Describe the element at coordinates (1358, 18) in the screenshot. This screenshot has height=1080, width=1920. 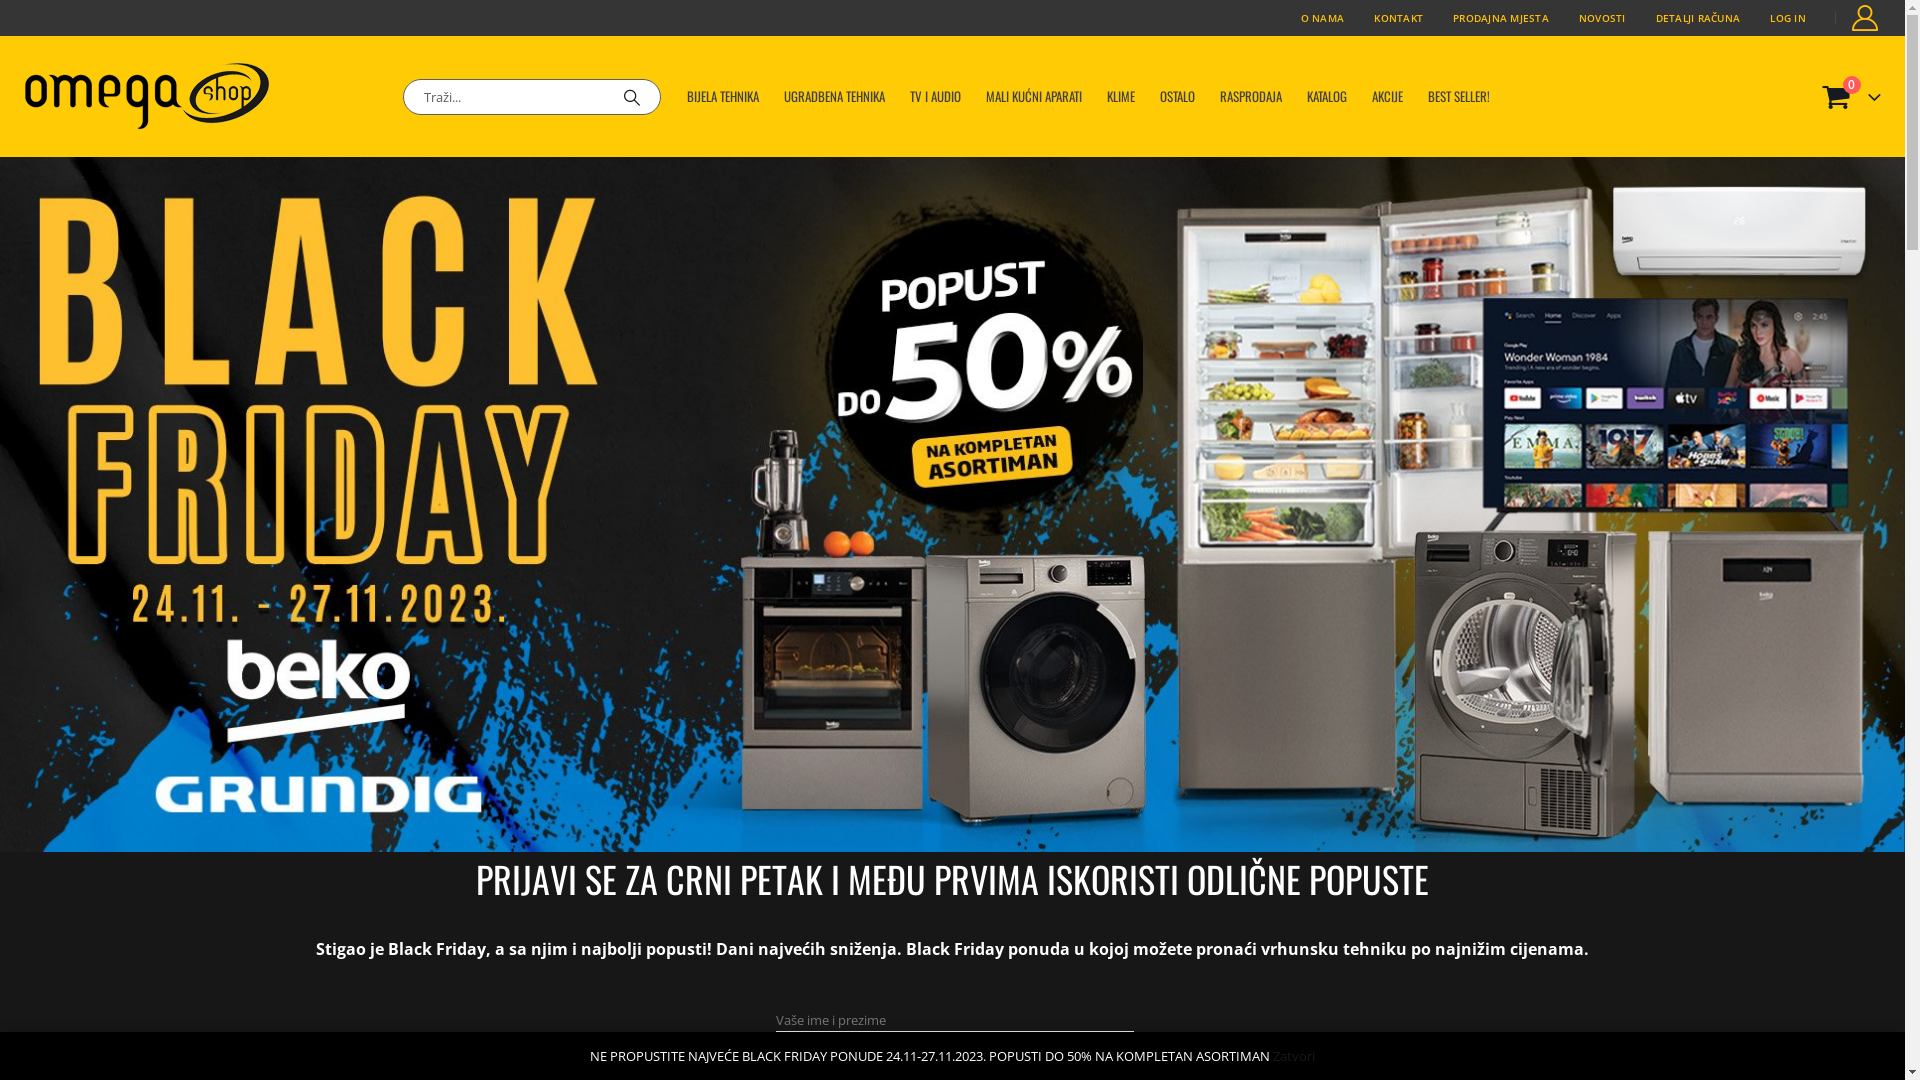
I see `'KONTAKT'` at that location.